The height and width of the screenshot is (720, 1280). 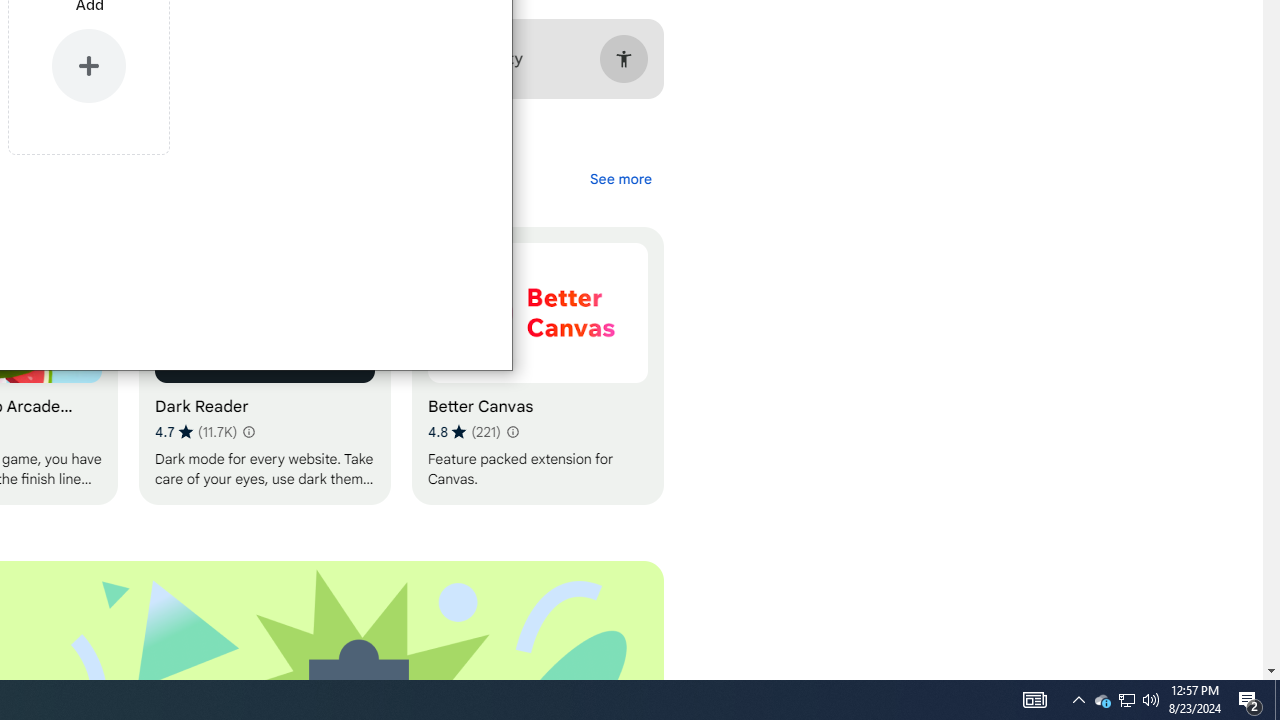 I want to click on 'Action Center, 2 new notifications', so click(x=1276, y=698).